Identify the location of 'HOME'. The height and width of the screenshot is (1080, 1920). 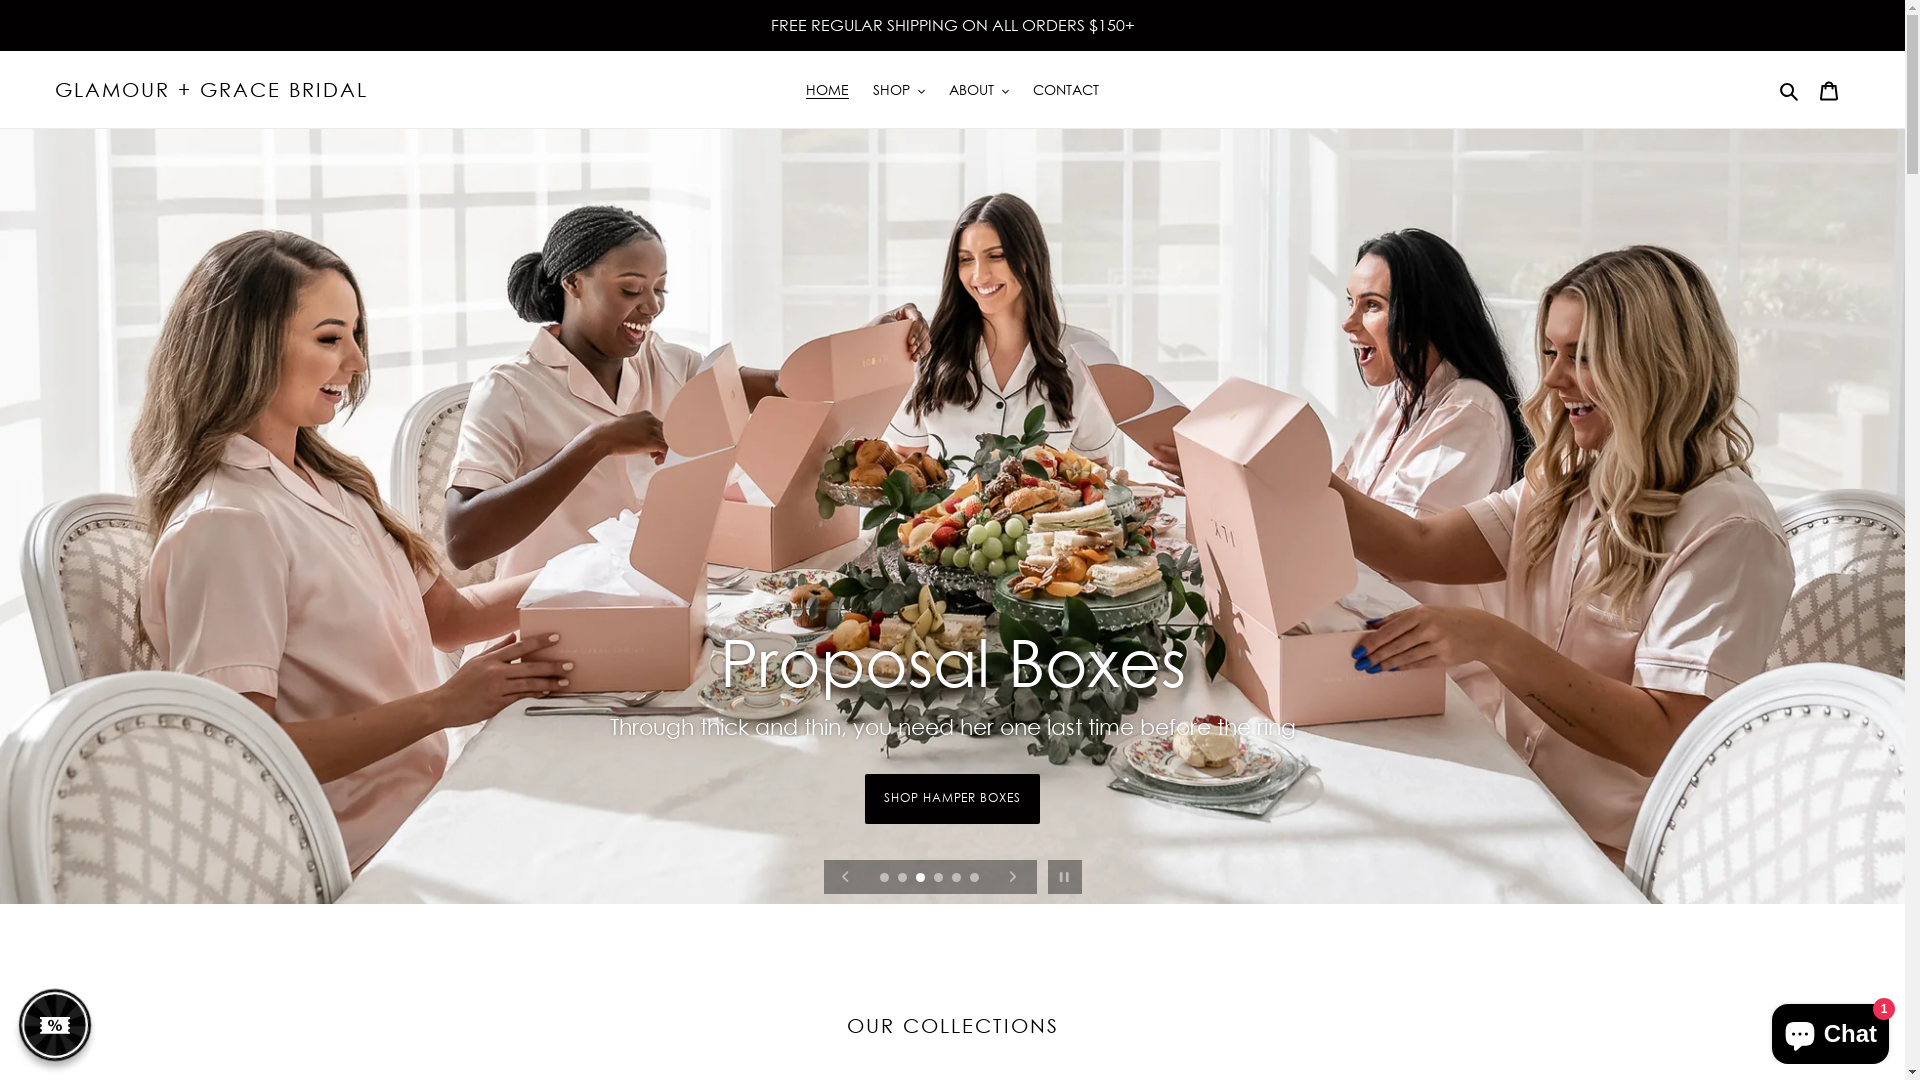
(827, 88).